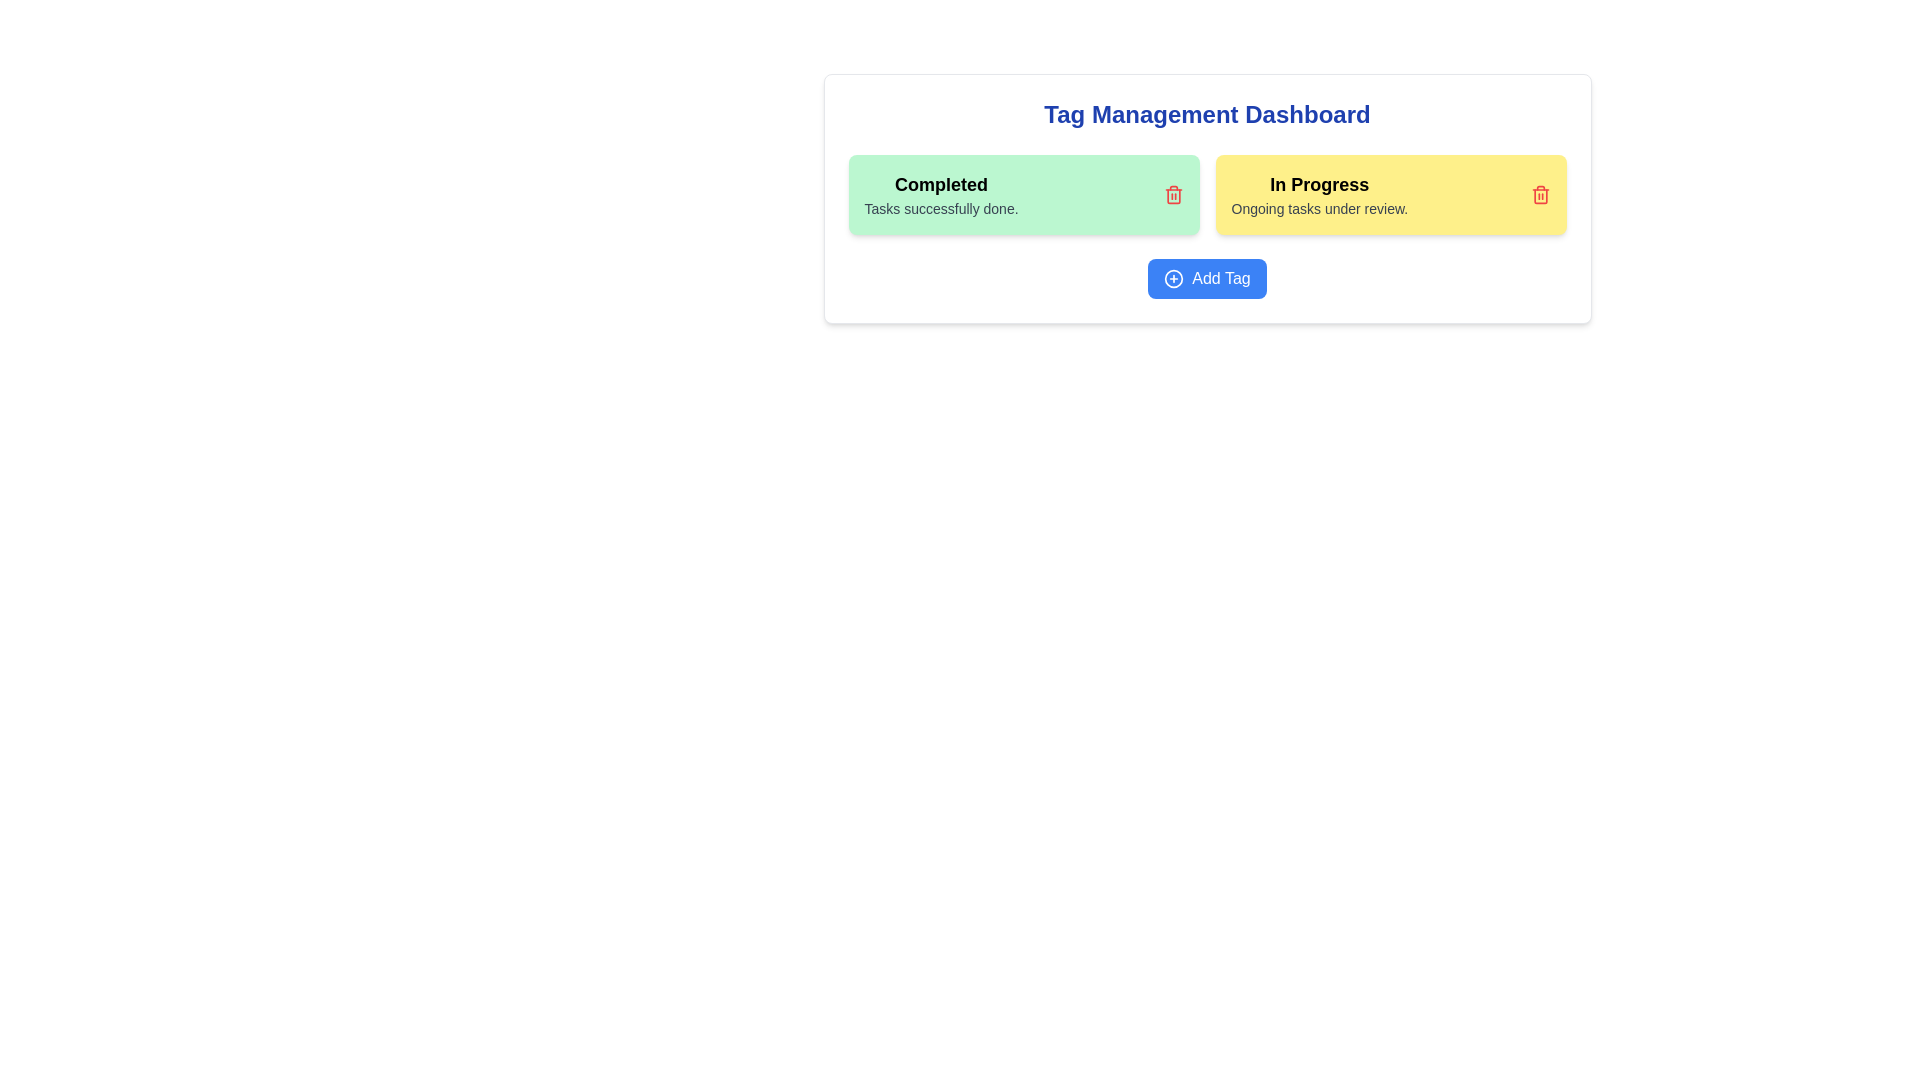  I want to click on the SVG icon located at the leftmost position of the 'Add Tag' button, so click(1174, 278).